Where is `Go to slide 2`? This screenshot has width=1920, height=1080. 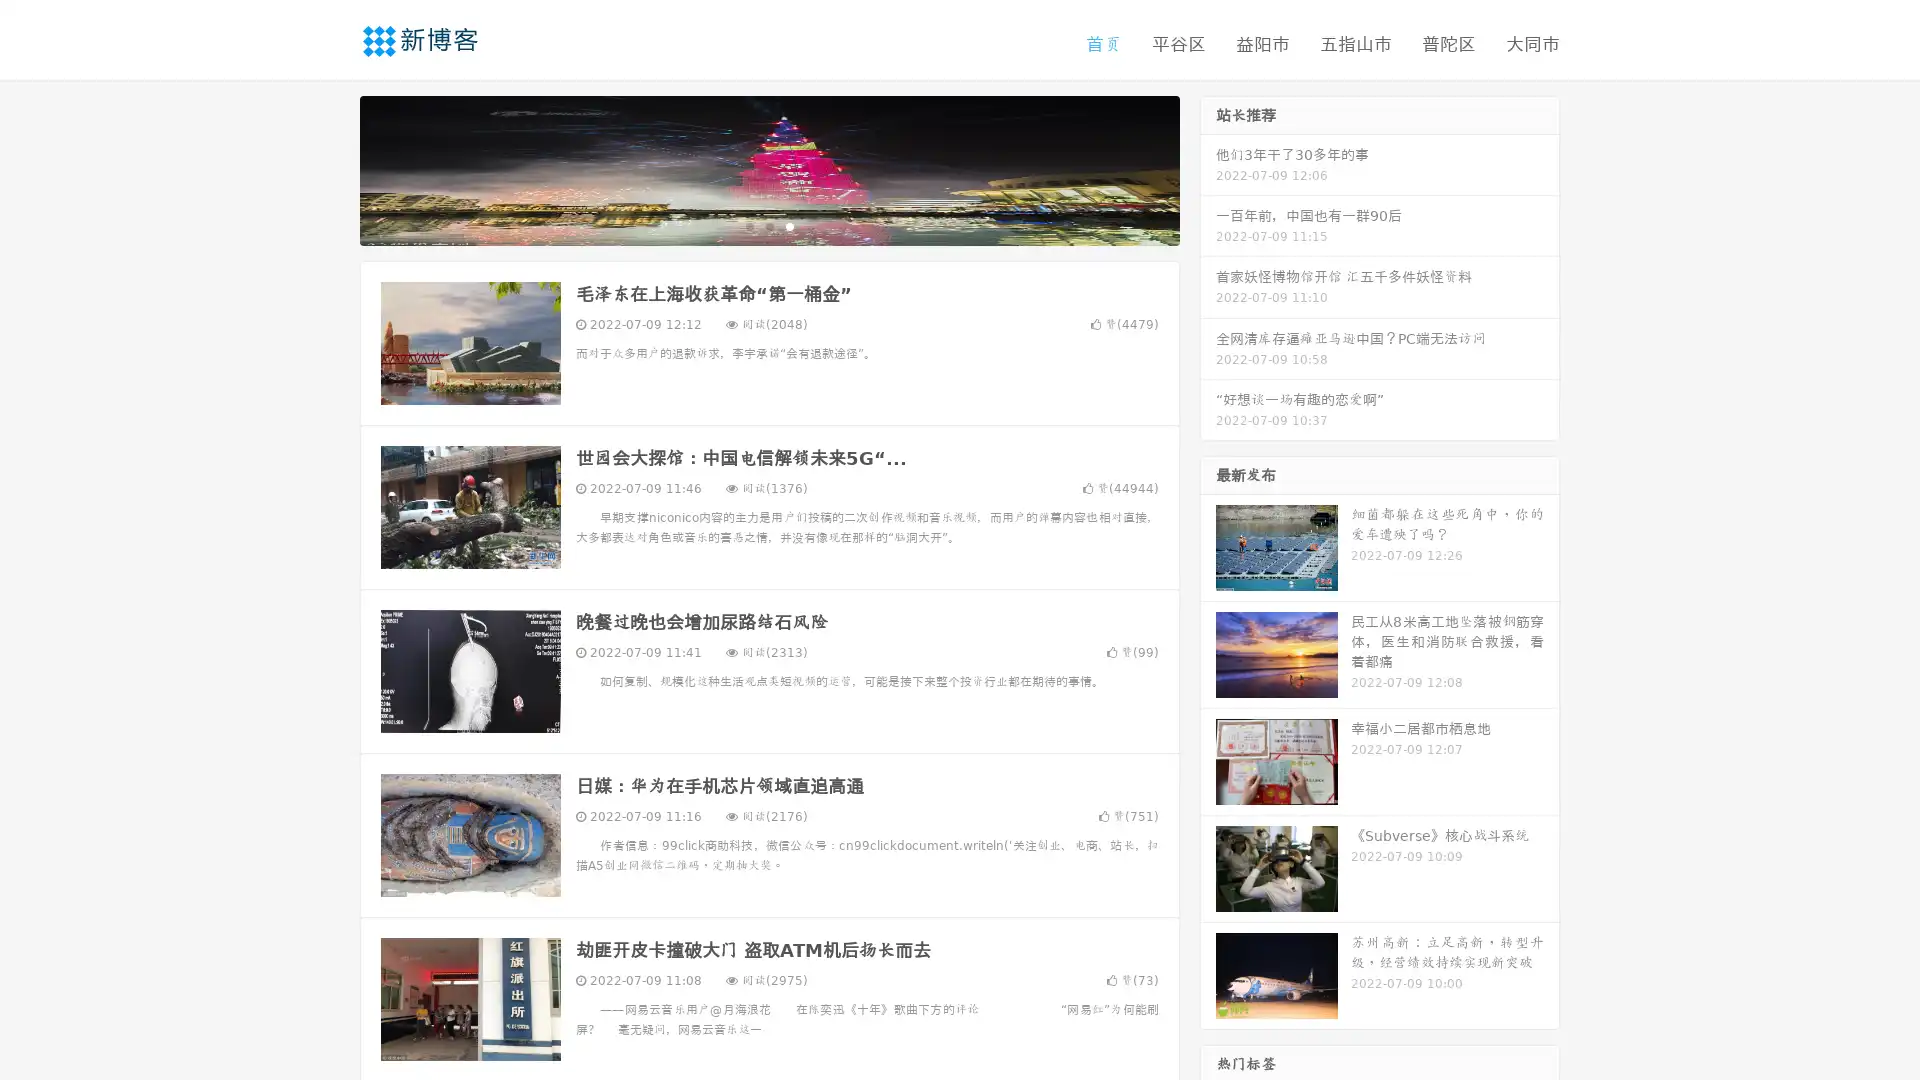
Go to slide 2 is located at coordinates (768, 225).